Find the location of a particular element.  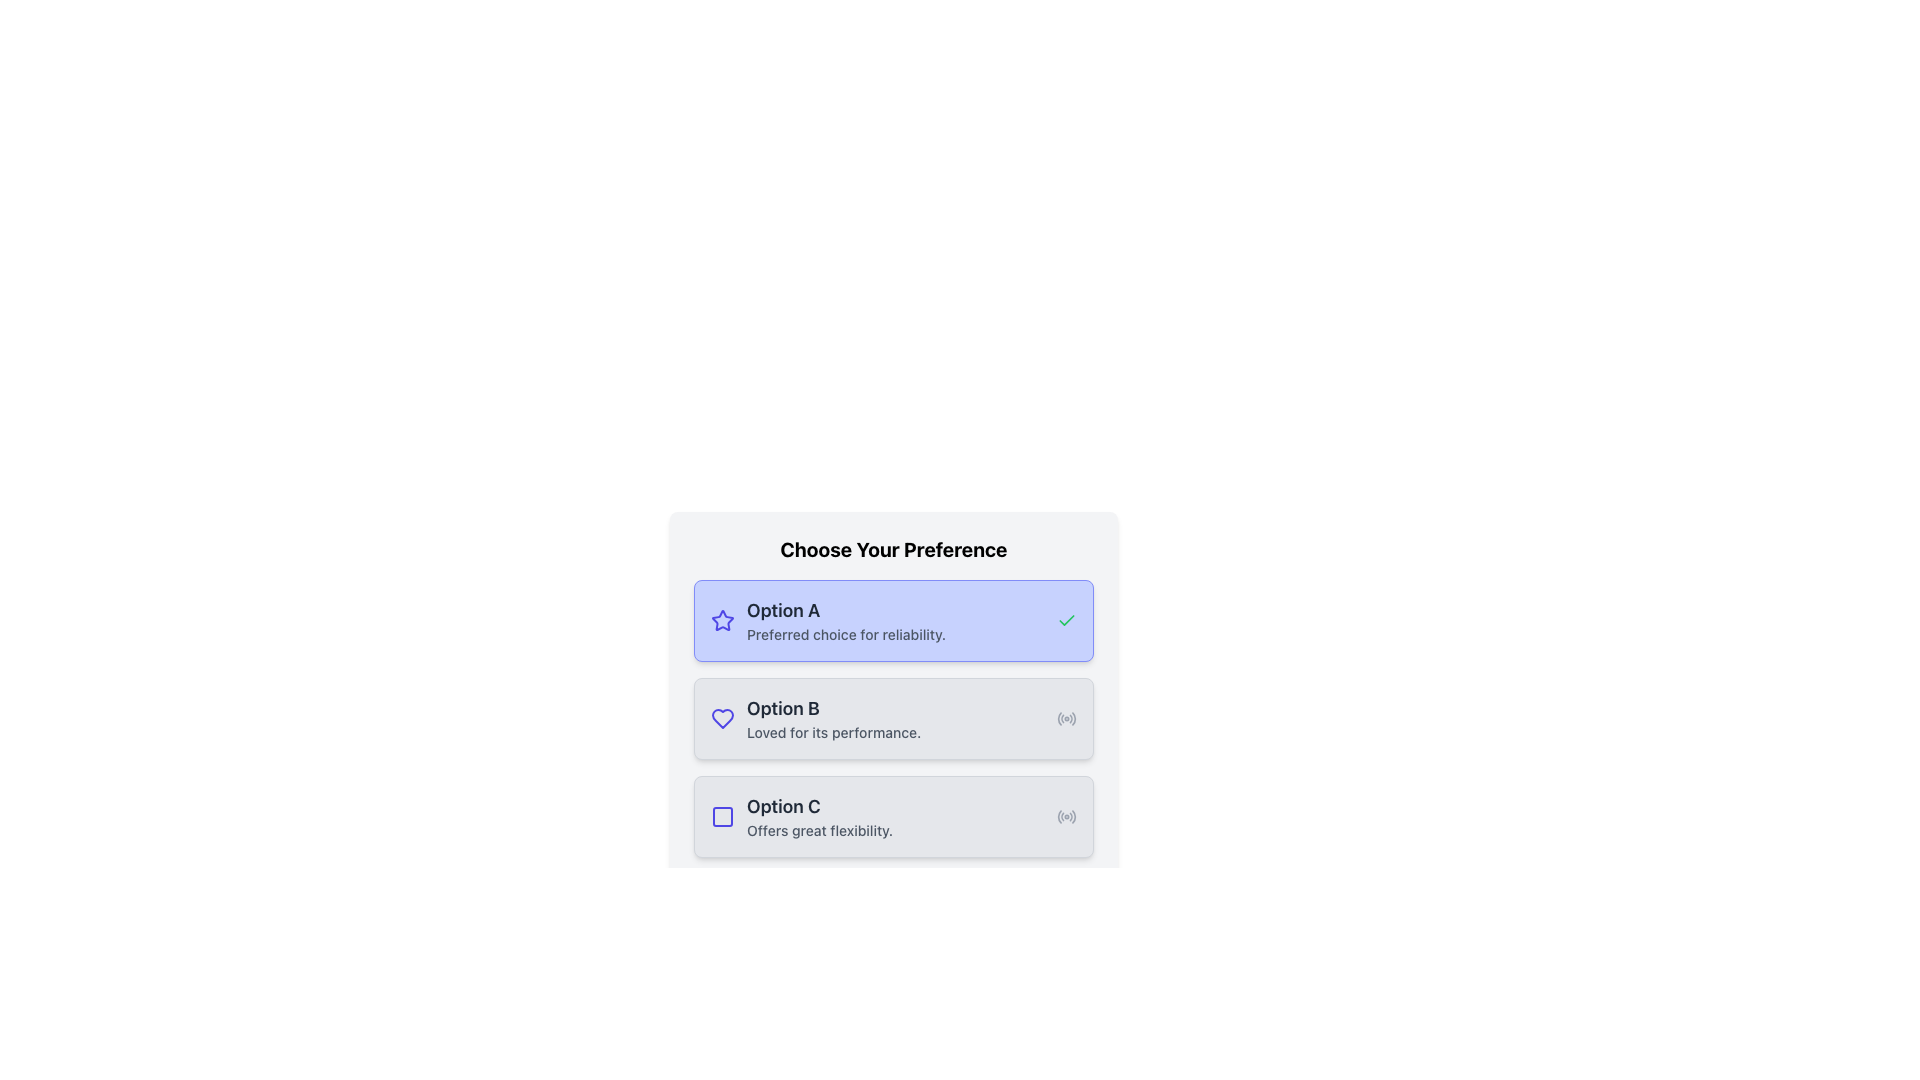

the text element that reads 'Loved for its performance.' located below the title 'Option B' in the user preference selection interface is located at coordinates (895, 732).